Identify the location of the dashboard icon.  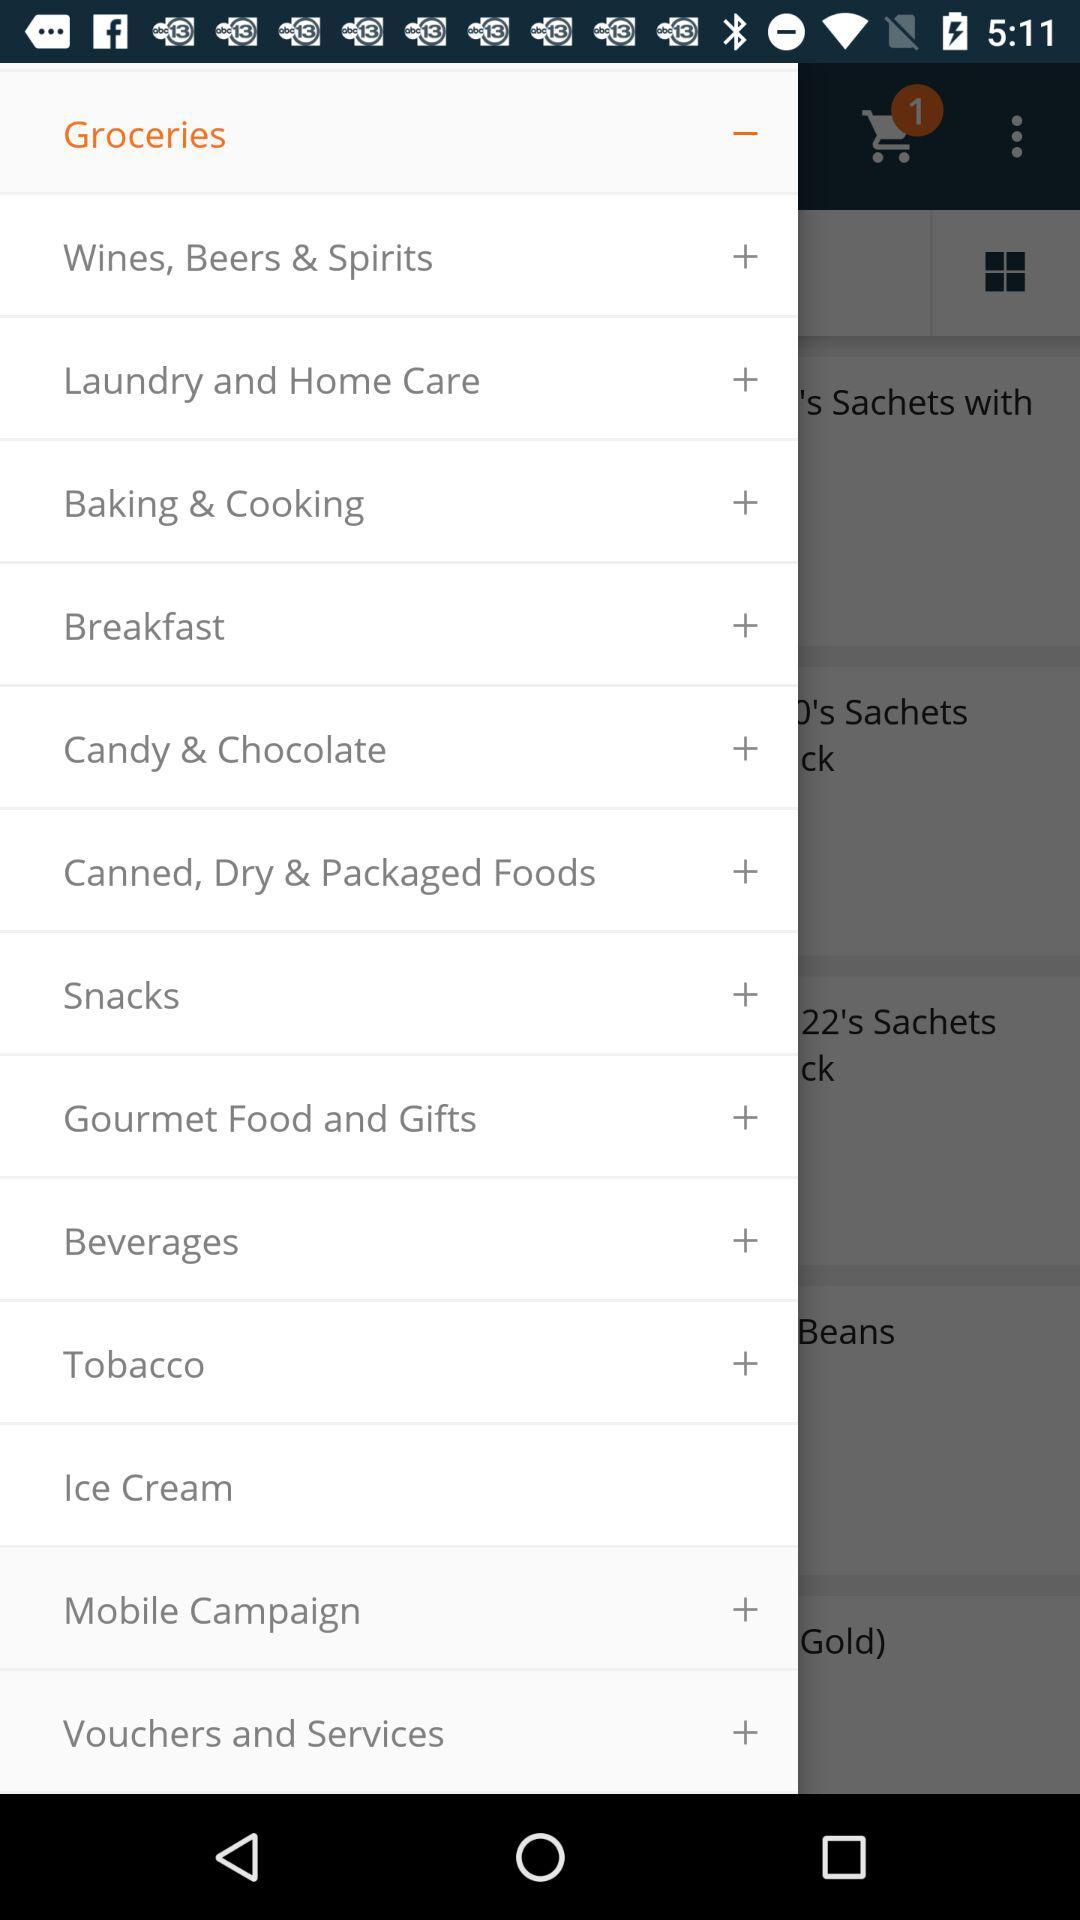
(1006, 272).